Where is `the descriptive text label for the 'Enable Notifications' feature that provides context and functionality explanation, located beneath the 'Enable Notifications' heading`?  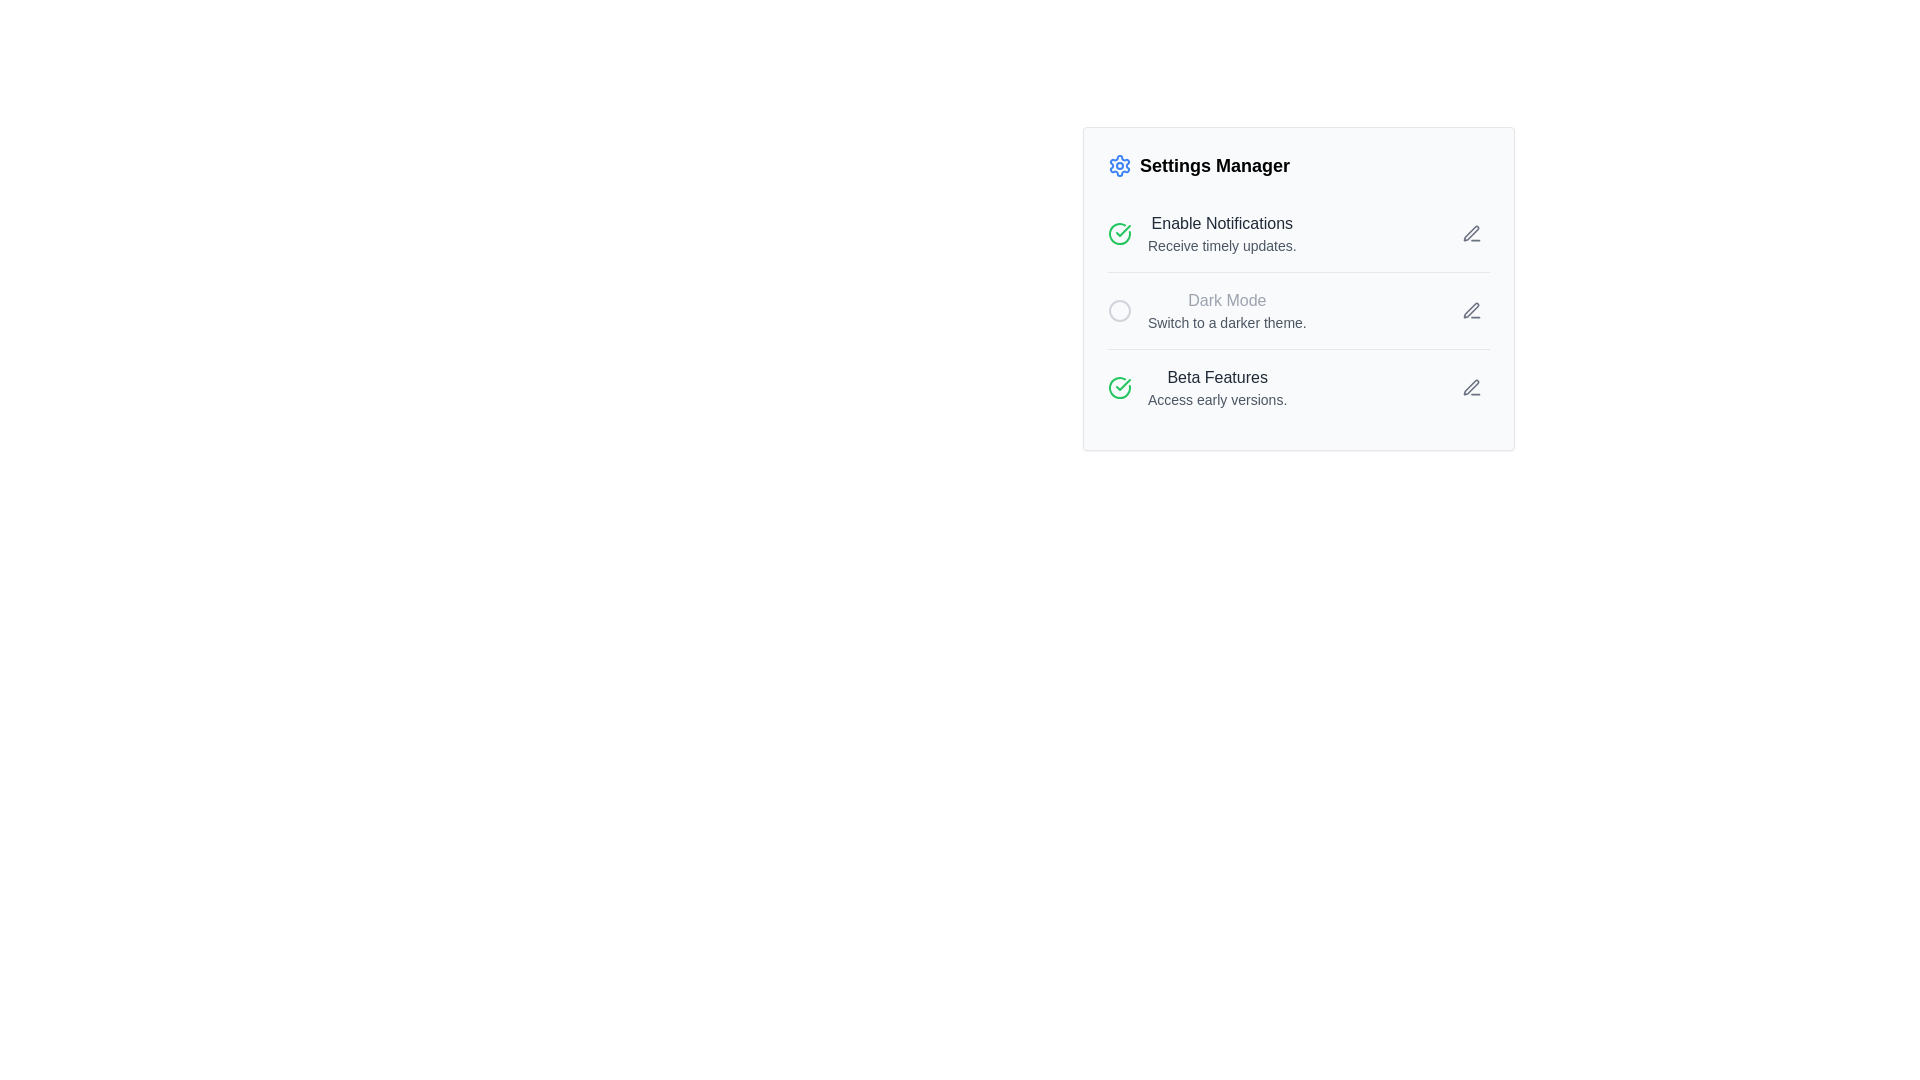
the descriptive text label for the 'Enable Notifications' feature that provides context and functionality explanation, located beneath the 'Enable Notifications' heading is located at coordinates (1221, 245).